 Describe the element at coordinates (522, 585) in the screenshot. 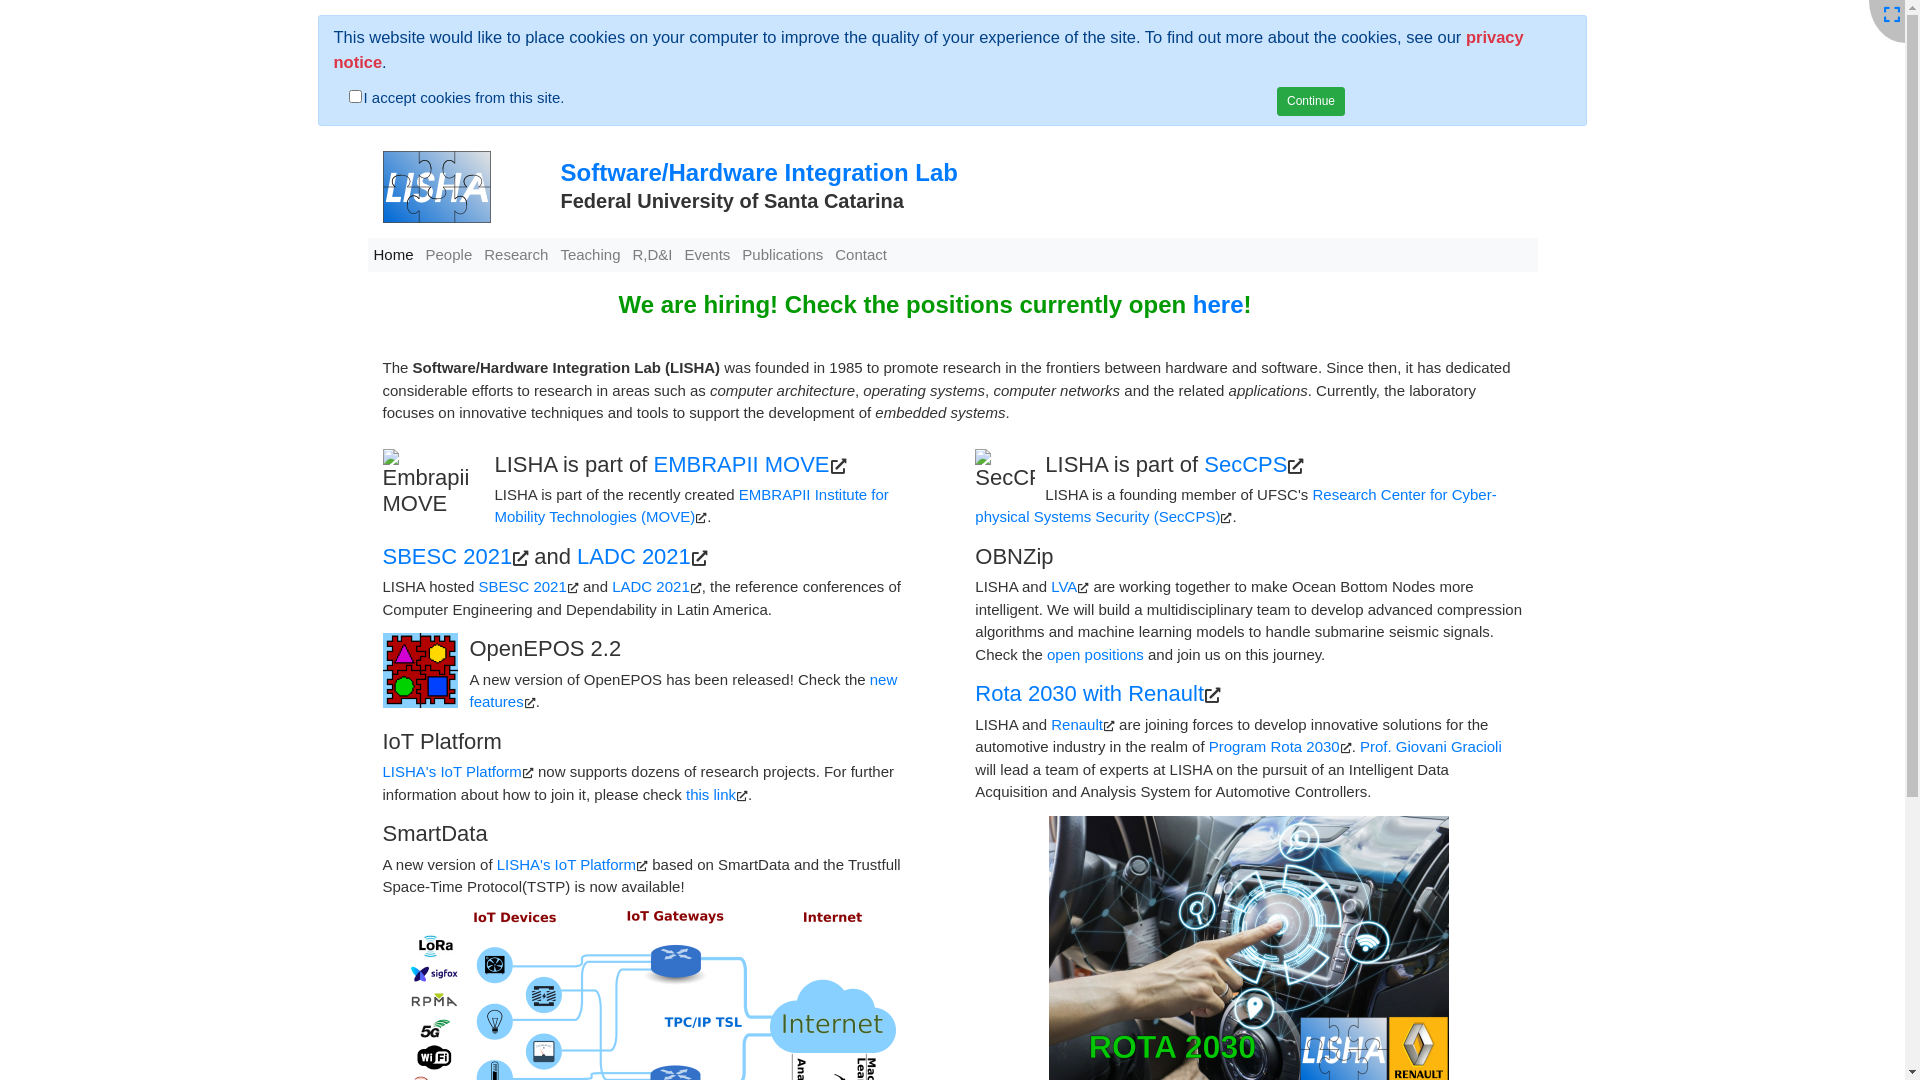

I see `'SBESC 2021'` at that location.